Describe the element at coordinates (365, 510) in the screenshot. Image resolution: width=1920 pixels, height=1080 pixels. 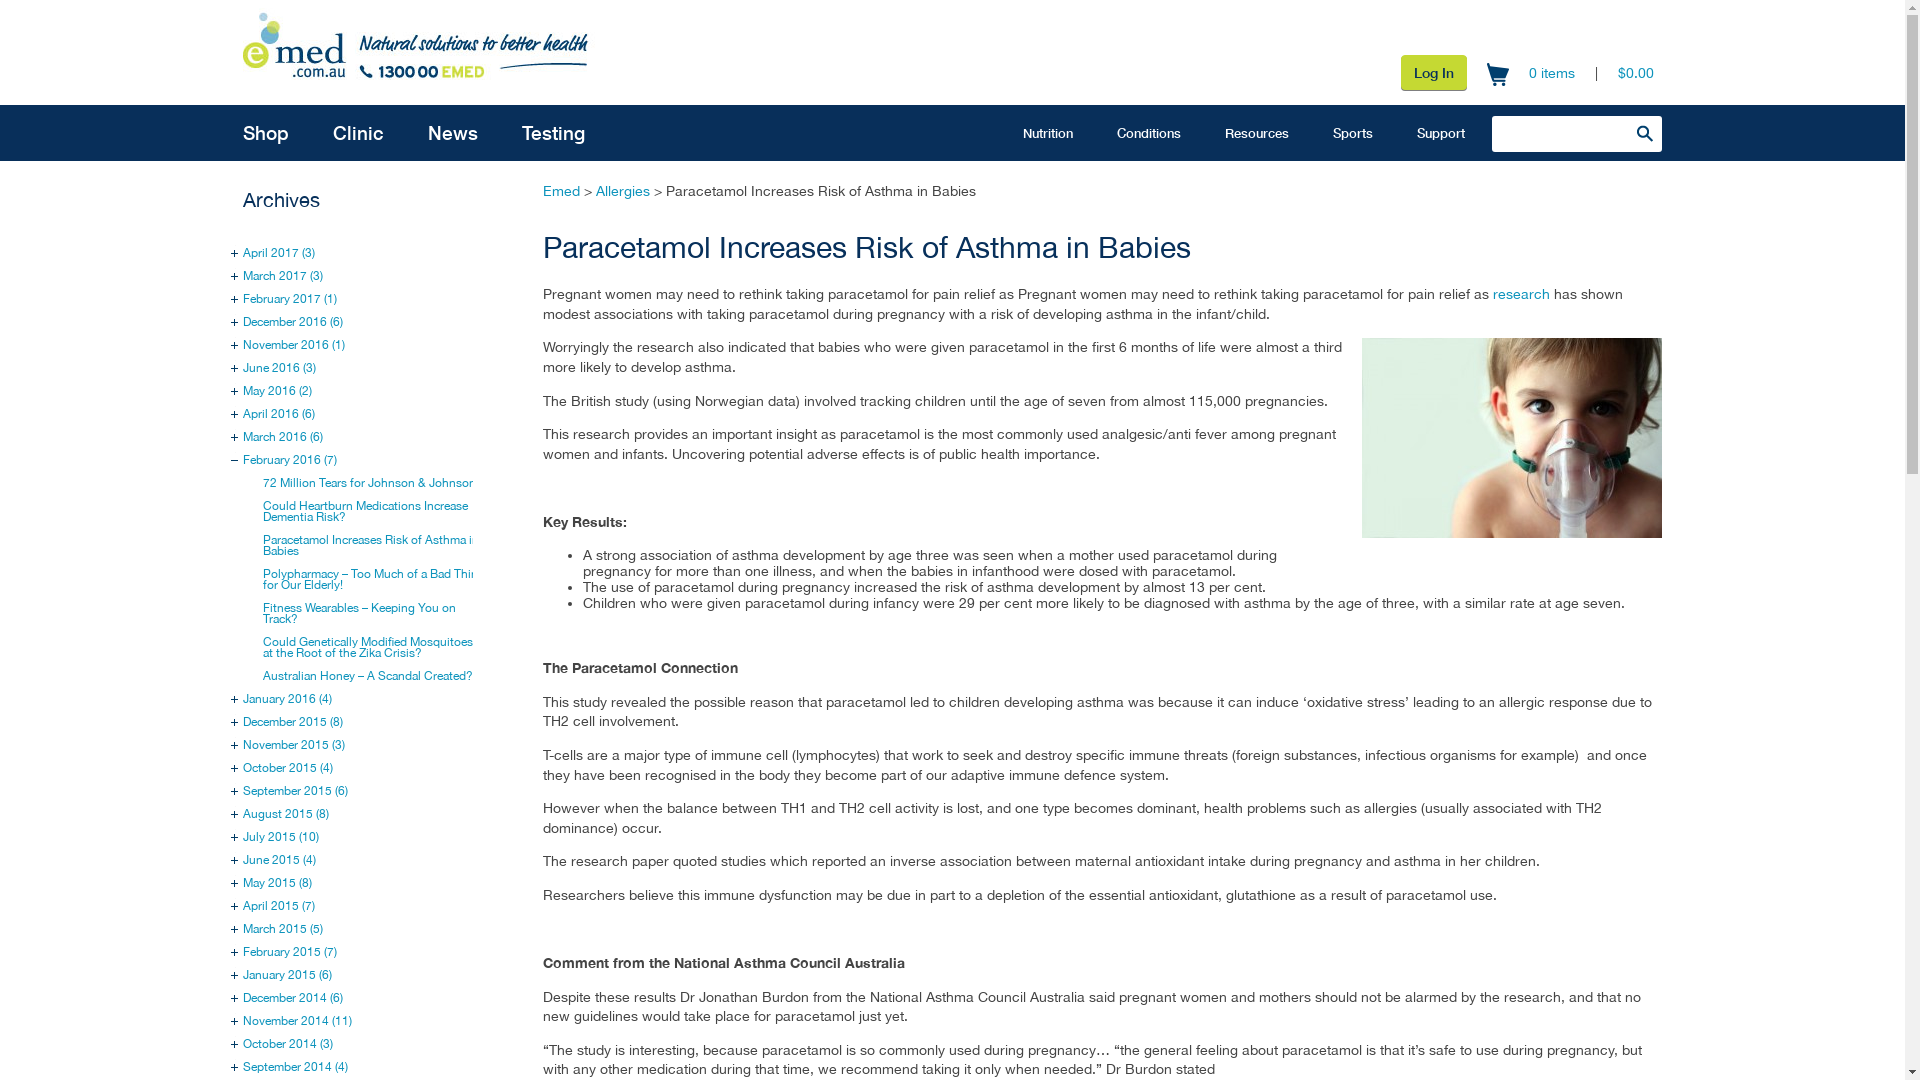
I see `'Could Heartburn Medications Increase Dementia Risk?'` at that location.